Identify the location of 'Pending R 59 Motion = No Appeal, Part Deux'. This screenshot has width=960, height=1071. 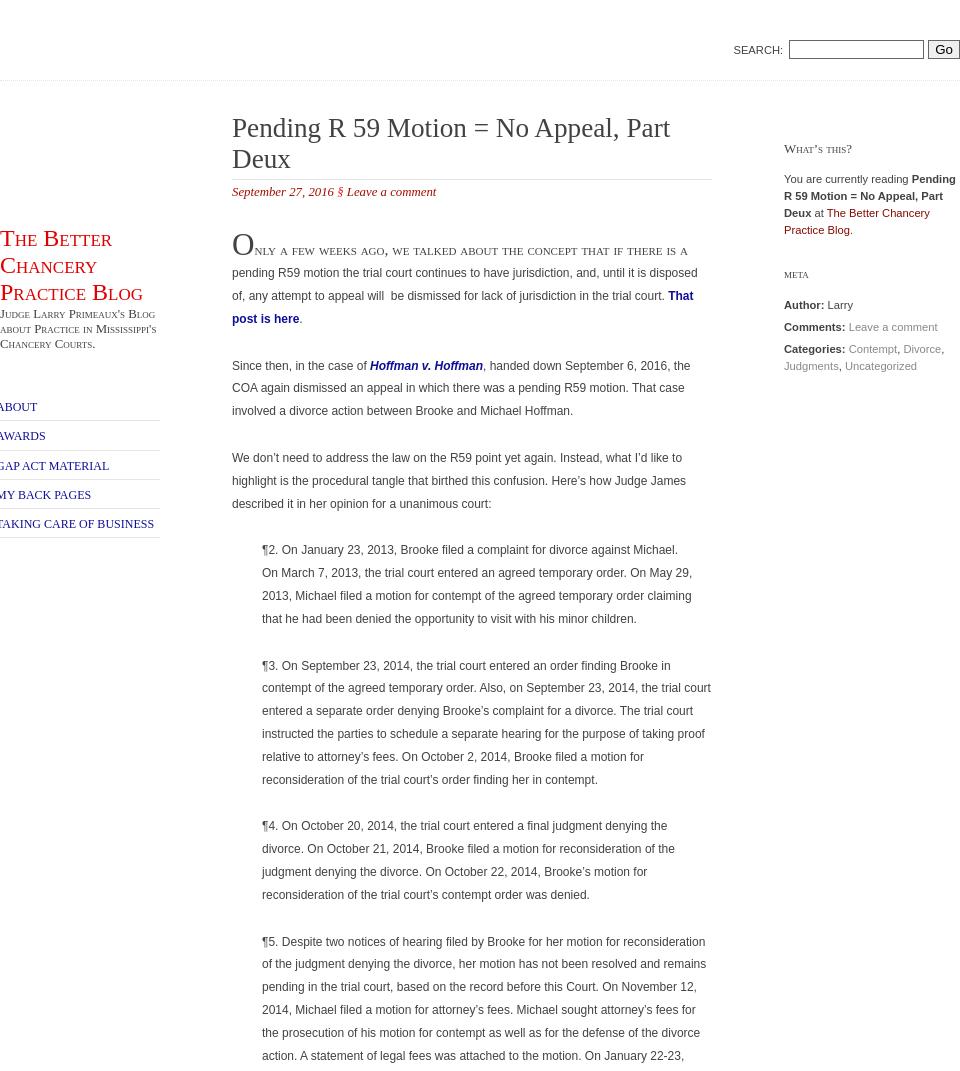
(451, 143).